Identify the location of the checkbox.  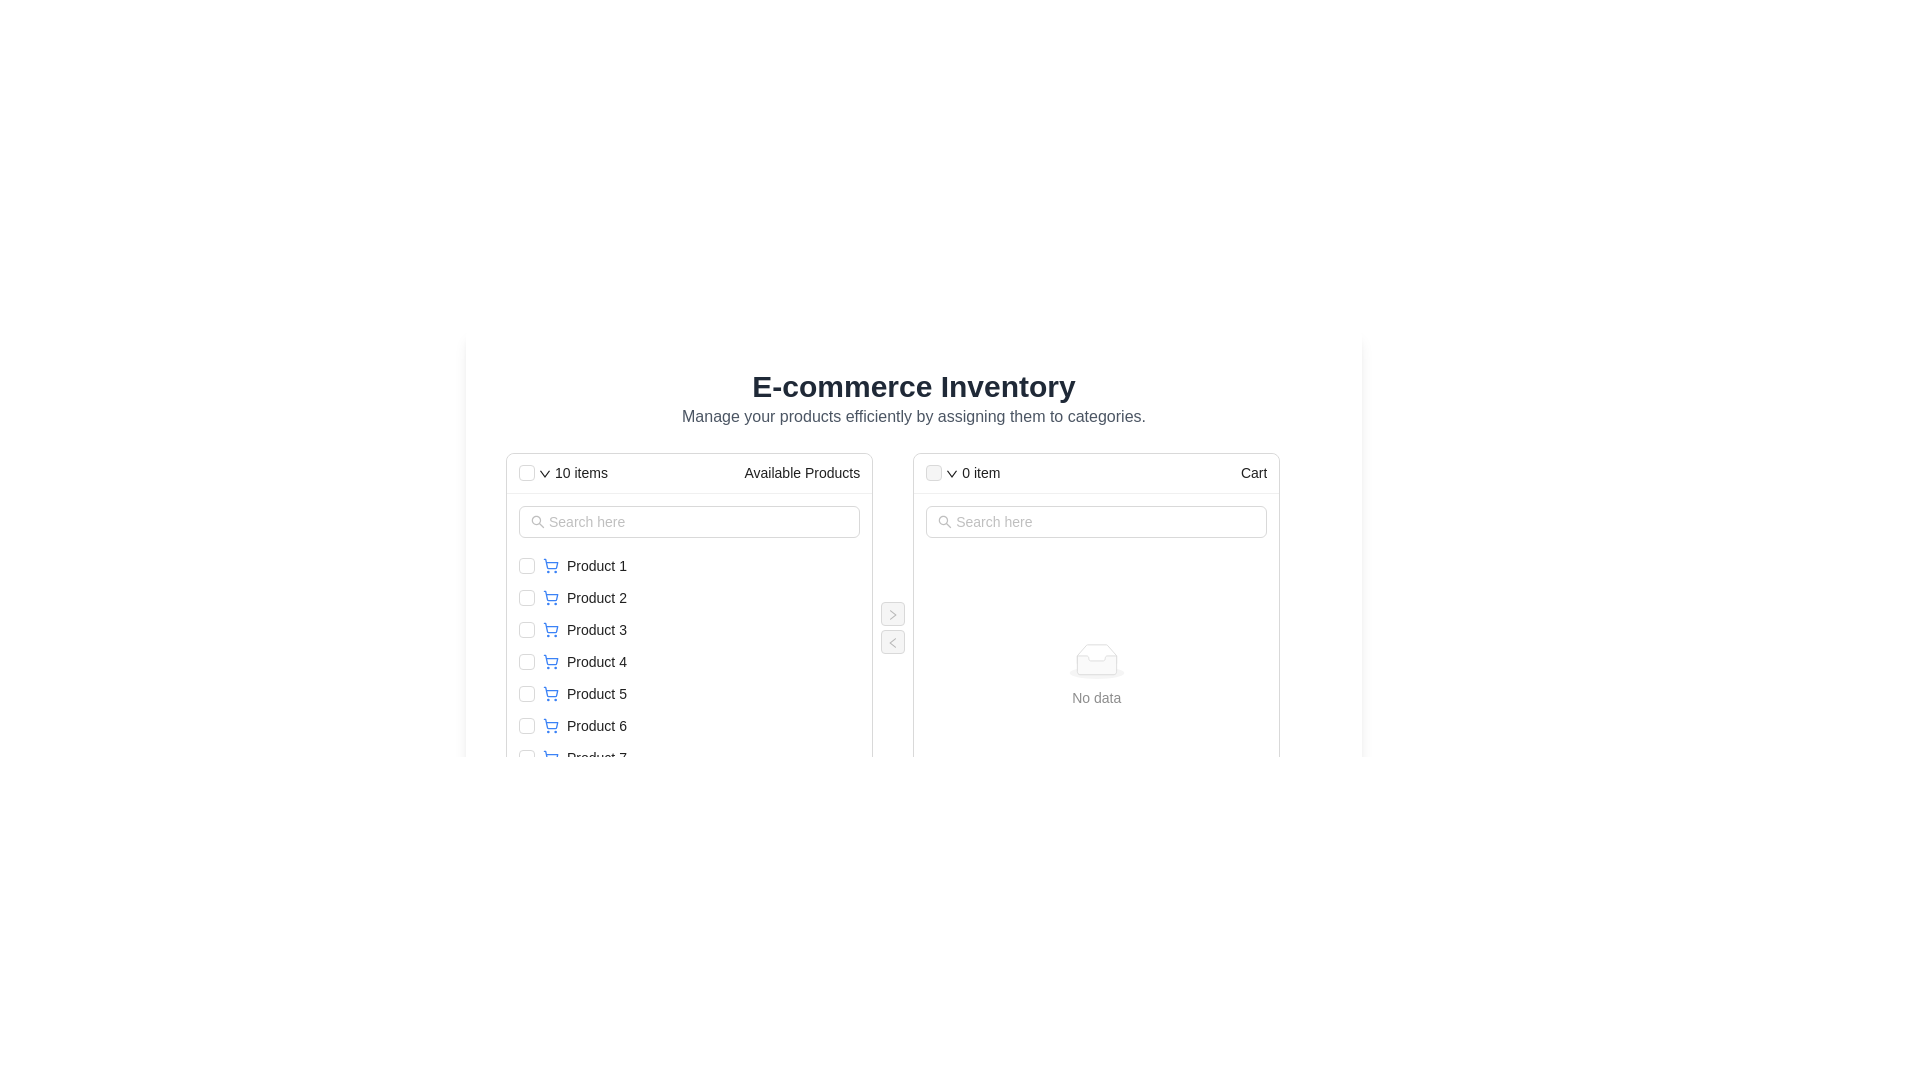
(527, 693).